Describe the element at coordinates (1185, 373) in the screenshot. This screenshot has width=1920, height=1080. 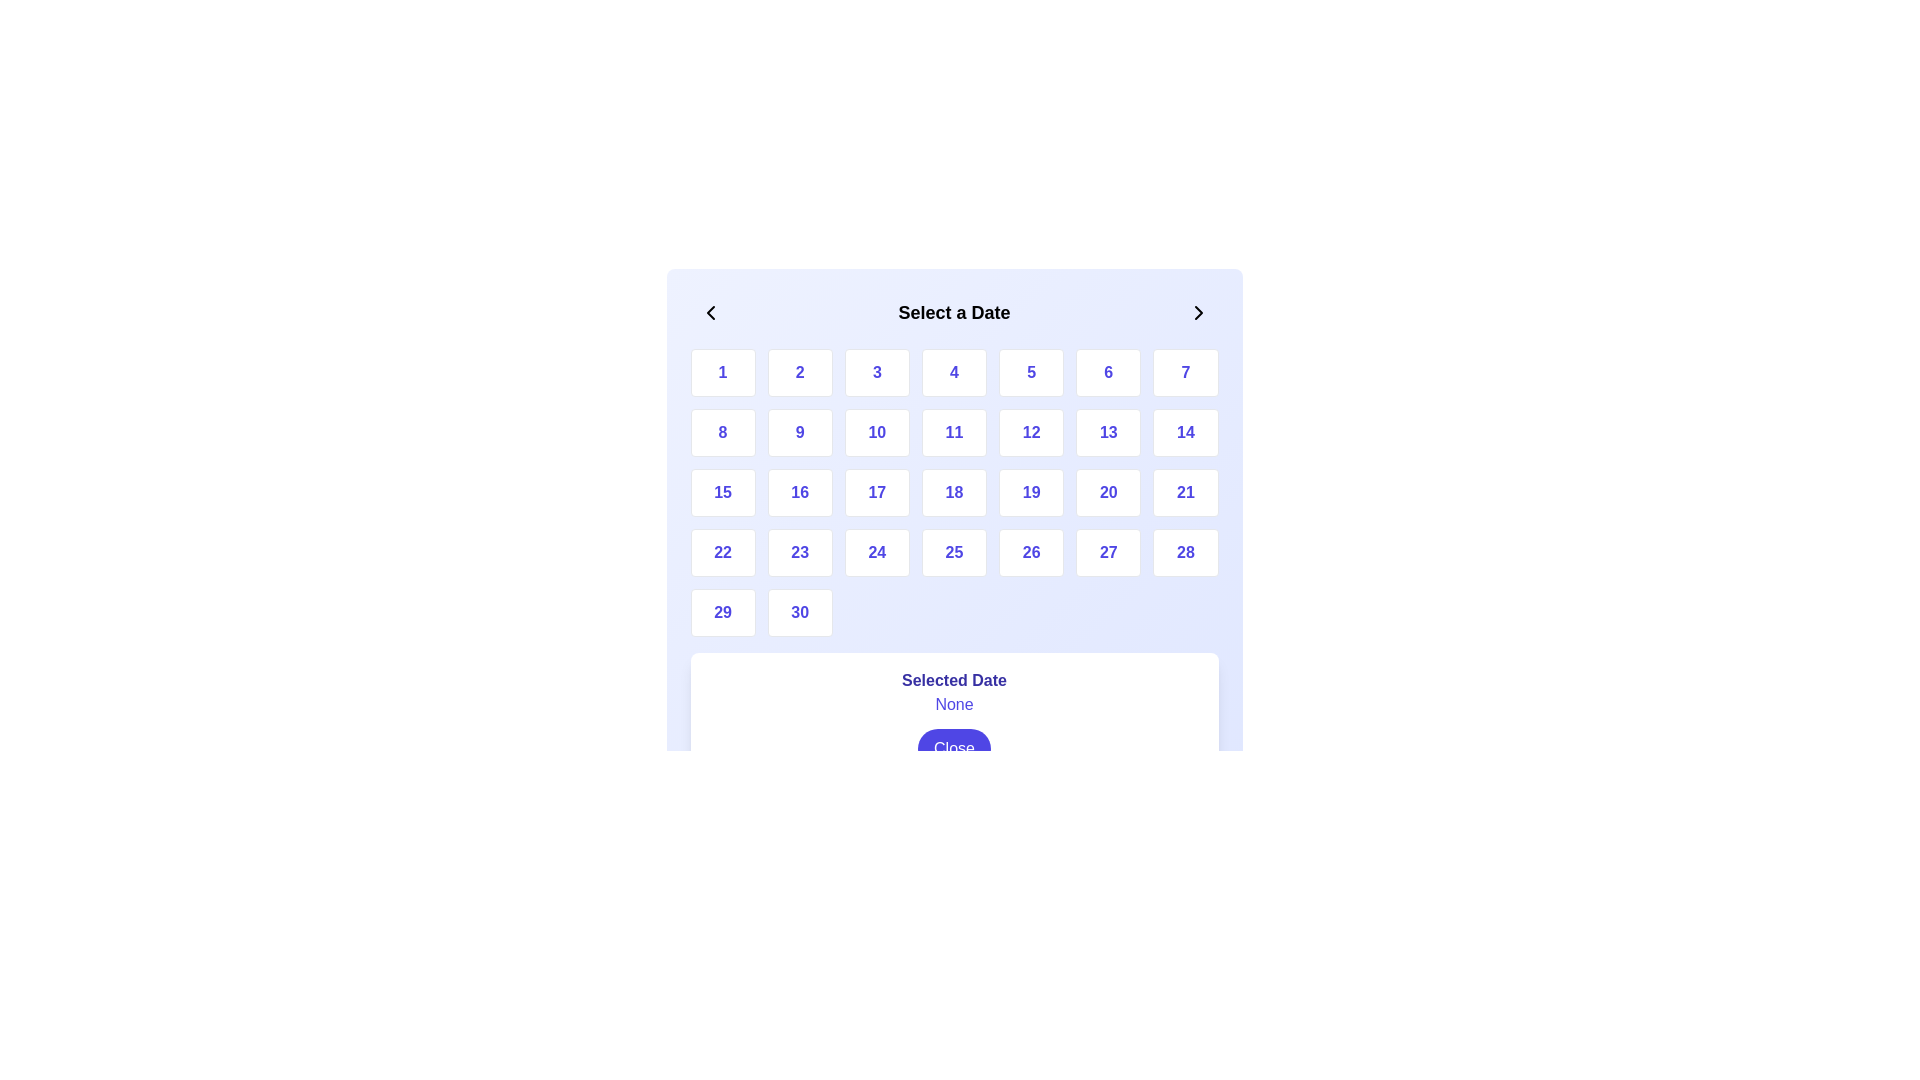
I see `the button labeled '7' located in the top-right corner of the grid` at that location.